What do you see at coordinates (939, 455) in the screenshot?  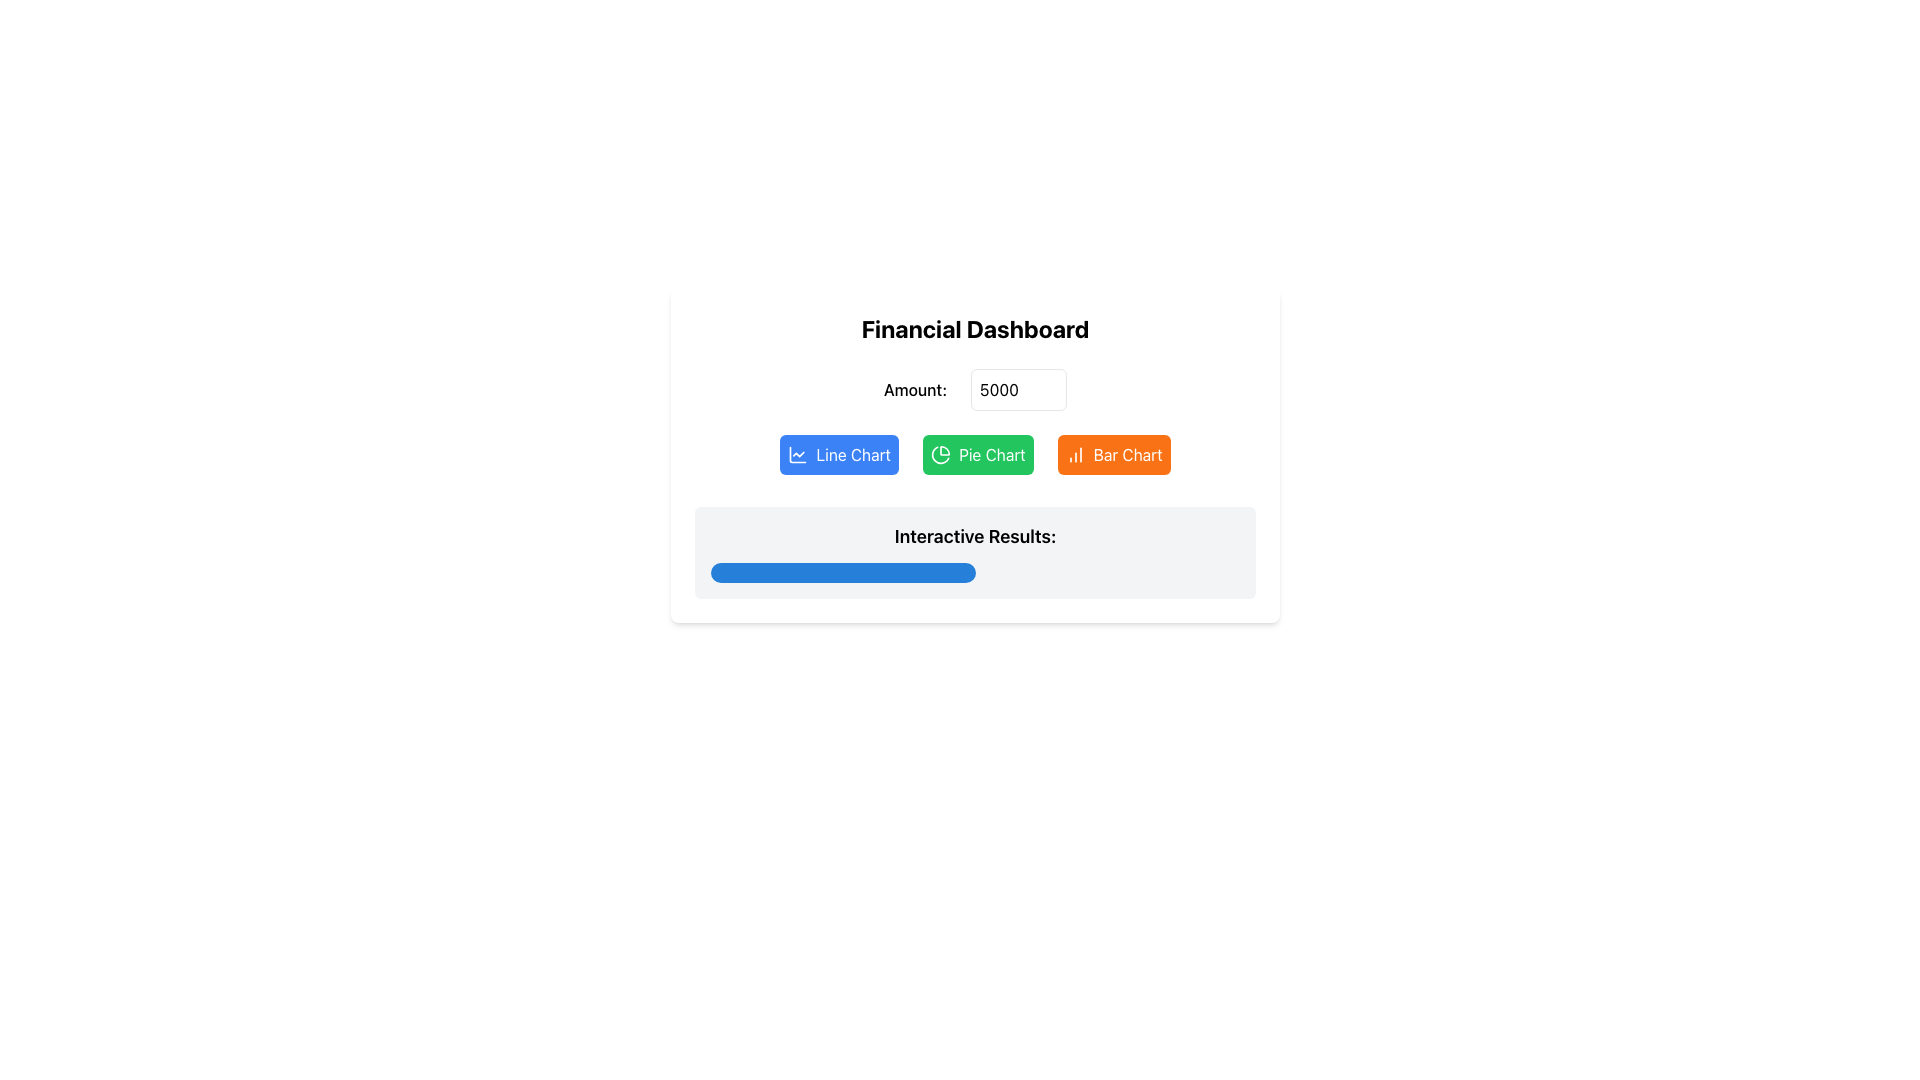 I see `the pie chart segment icon within the green 'Pie Chart' button, which is located between the blue 'Line Chart' button and the orange 'Bar Chart' button` at bounding box center [939, 455].